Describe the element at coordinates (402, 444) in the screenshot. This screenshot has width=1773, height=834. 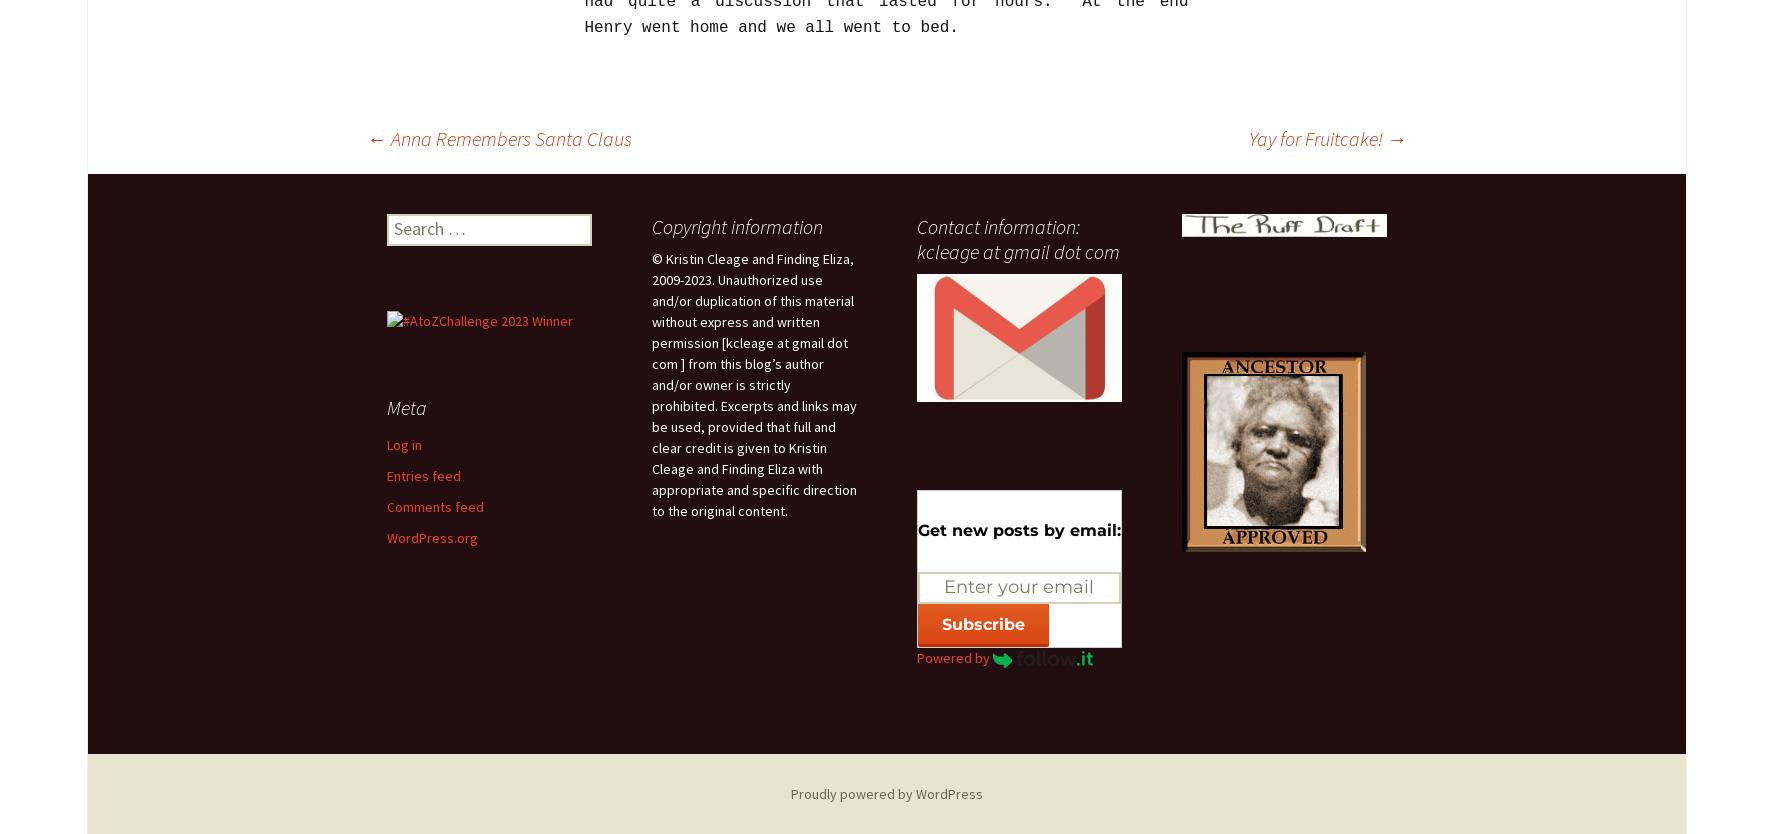
I see `'Log in'` at that location.